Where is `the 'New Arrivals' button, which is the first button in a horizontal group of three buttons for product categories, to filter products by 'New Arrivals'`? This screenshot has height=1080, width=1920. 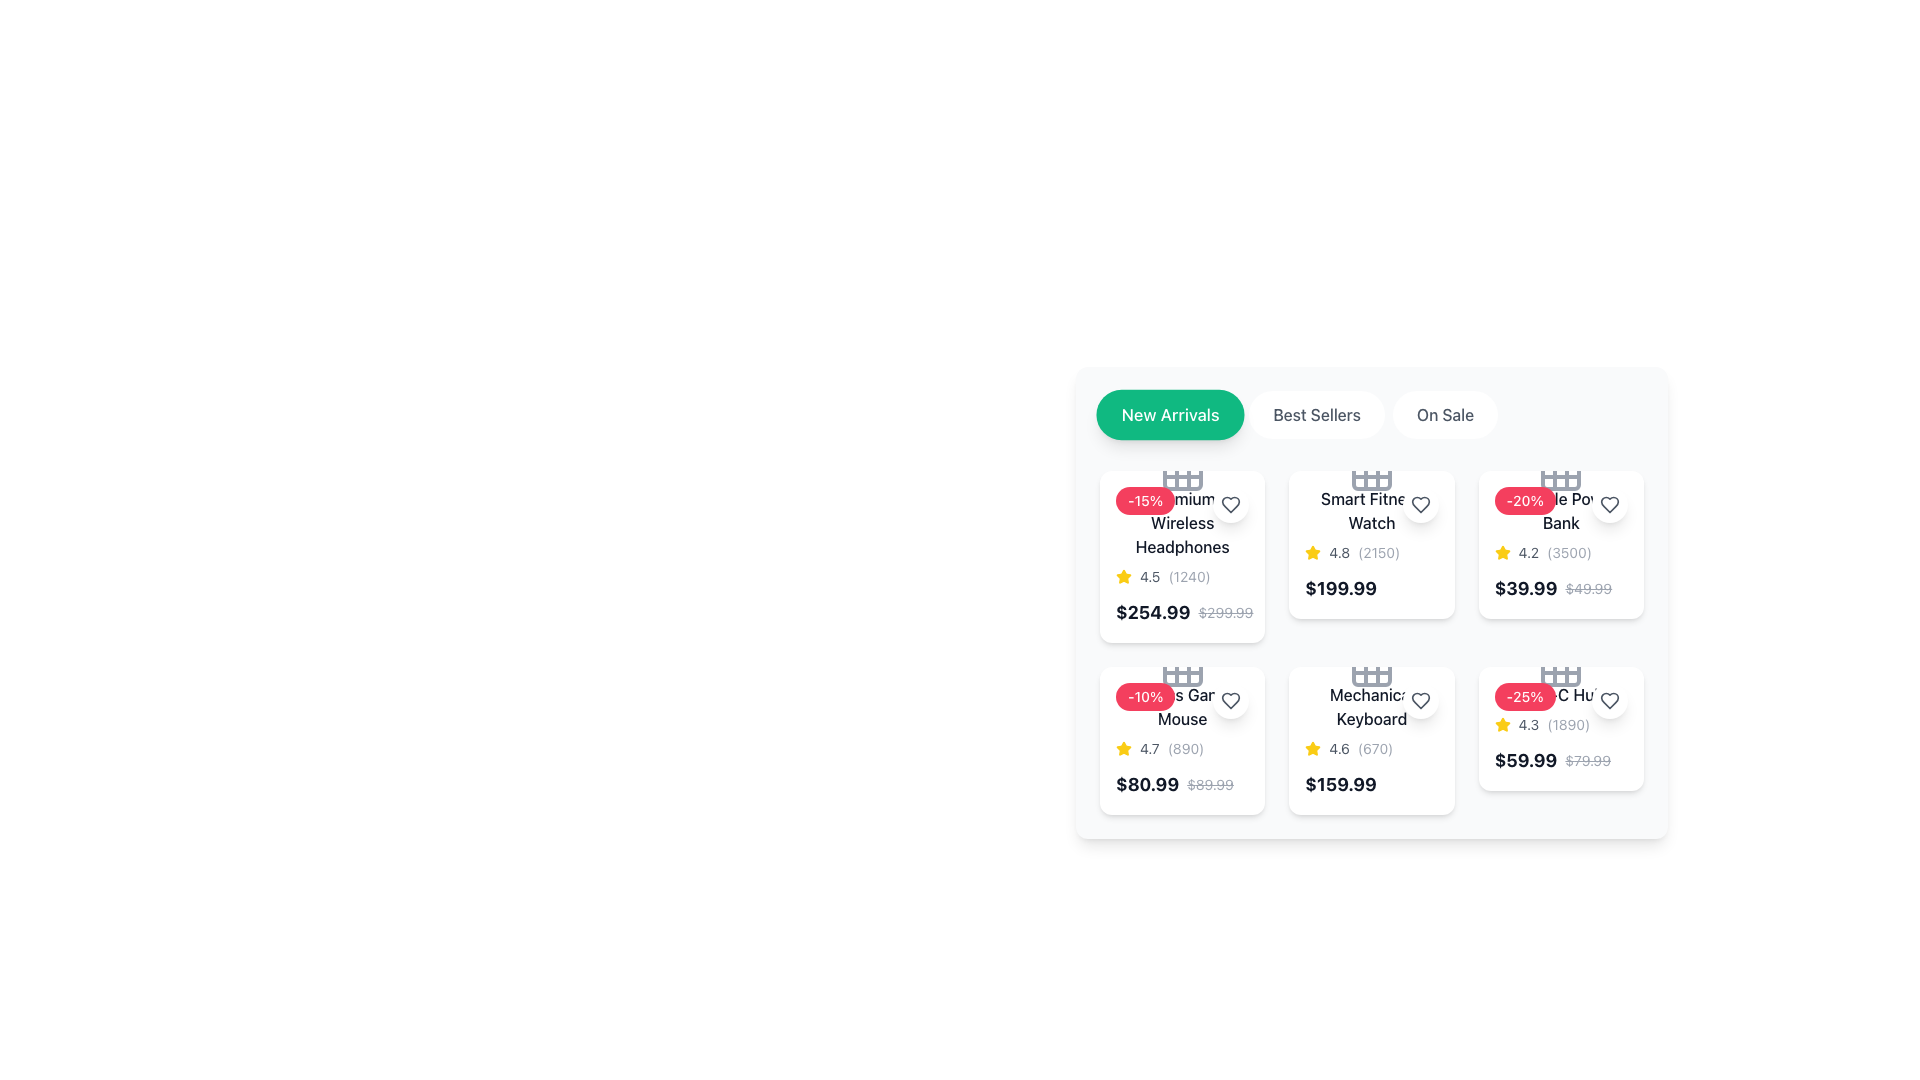 the 'New Arrivals' button, which is the first button in a horizontal group of three buttons for product categories, to filter products by 'New Arrivals' is located at coordinates (1170, 414).